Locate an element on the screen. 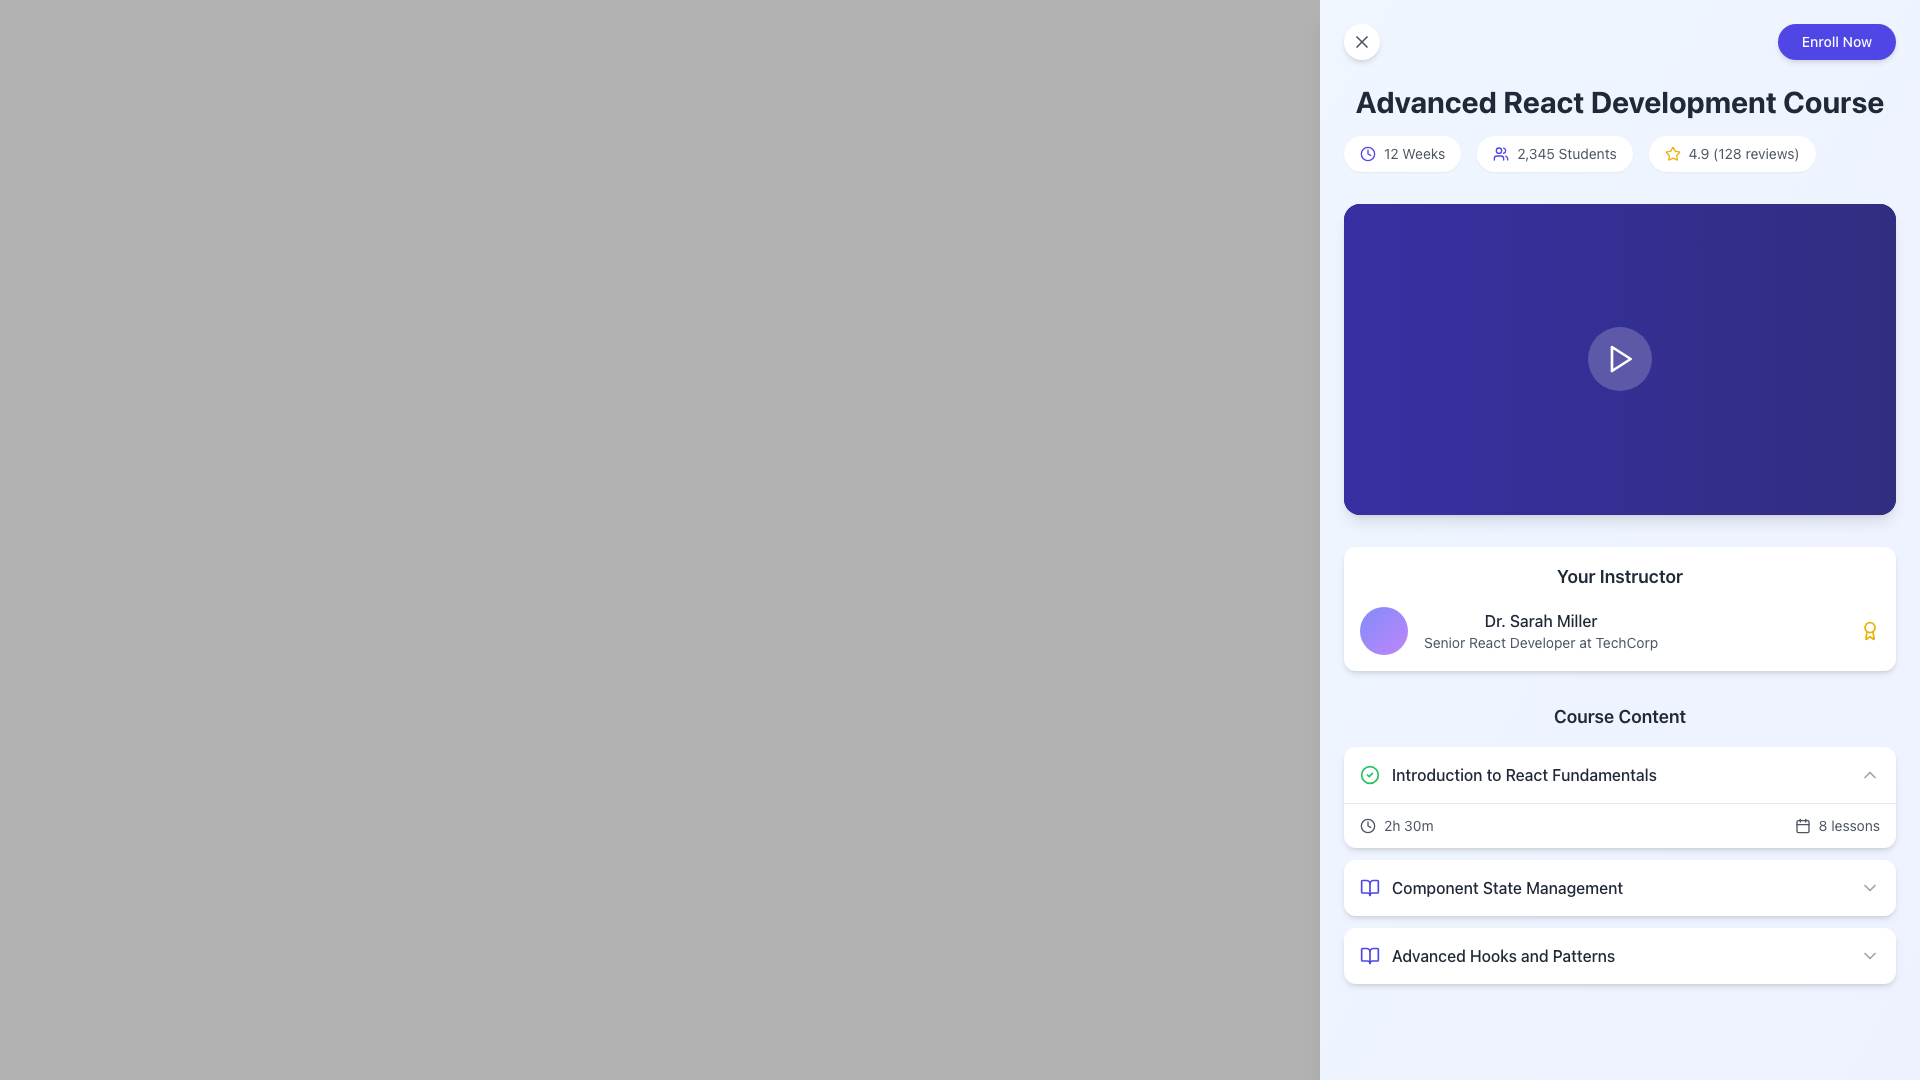  the circular button with a play icon located at the top-middle part of the page is located at coordinates (1620, 357).